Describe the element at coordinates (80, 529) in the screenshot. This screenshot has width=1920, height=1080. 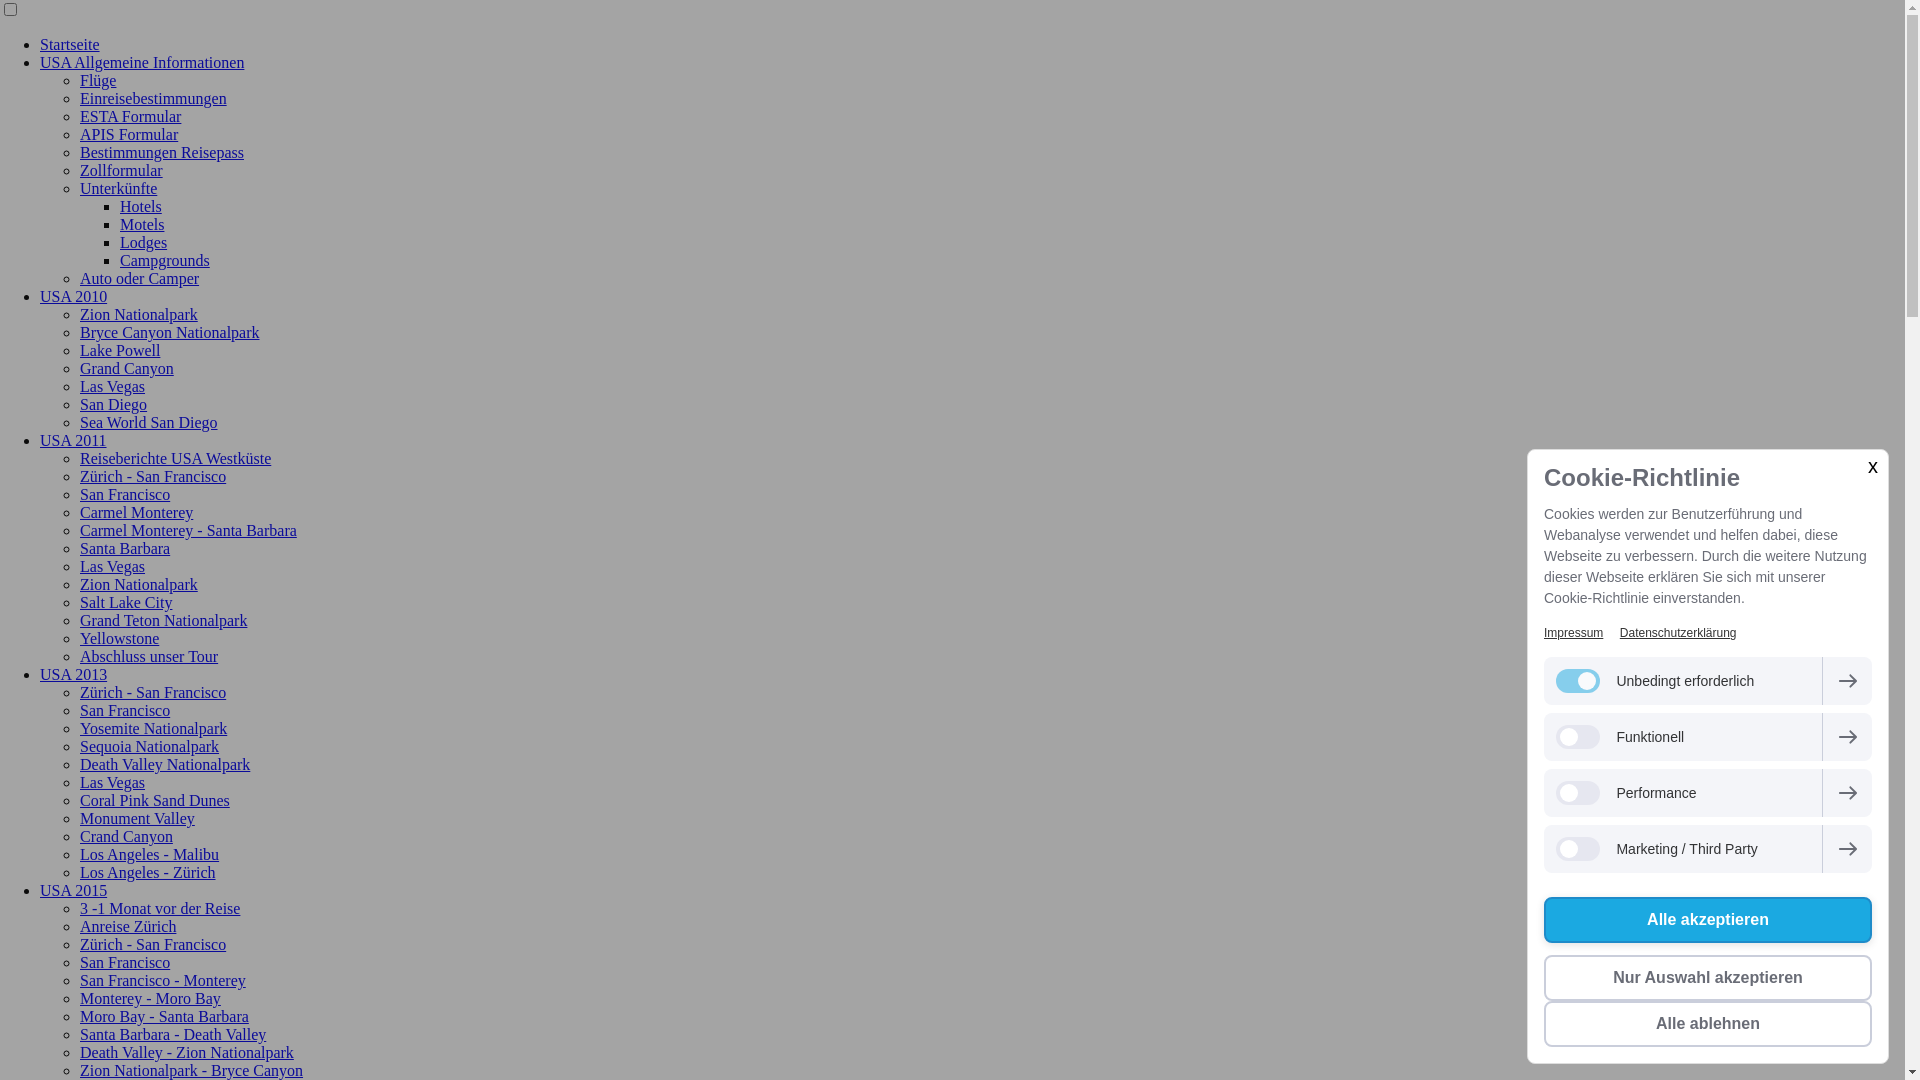
I see `'Carmel Monterey - Santa Barbara'` at that location.